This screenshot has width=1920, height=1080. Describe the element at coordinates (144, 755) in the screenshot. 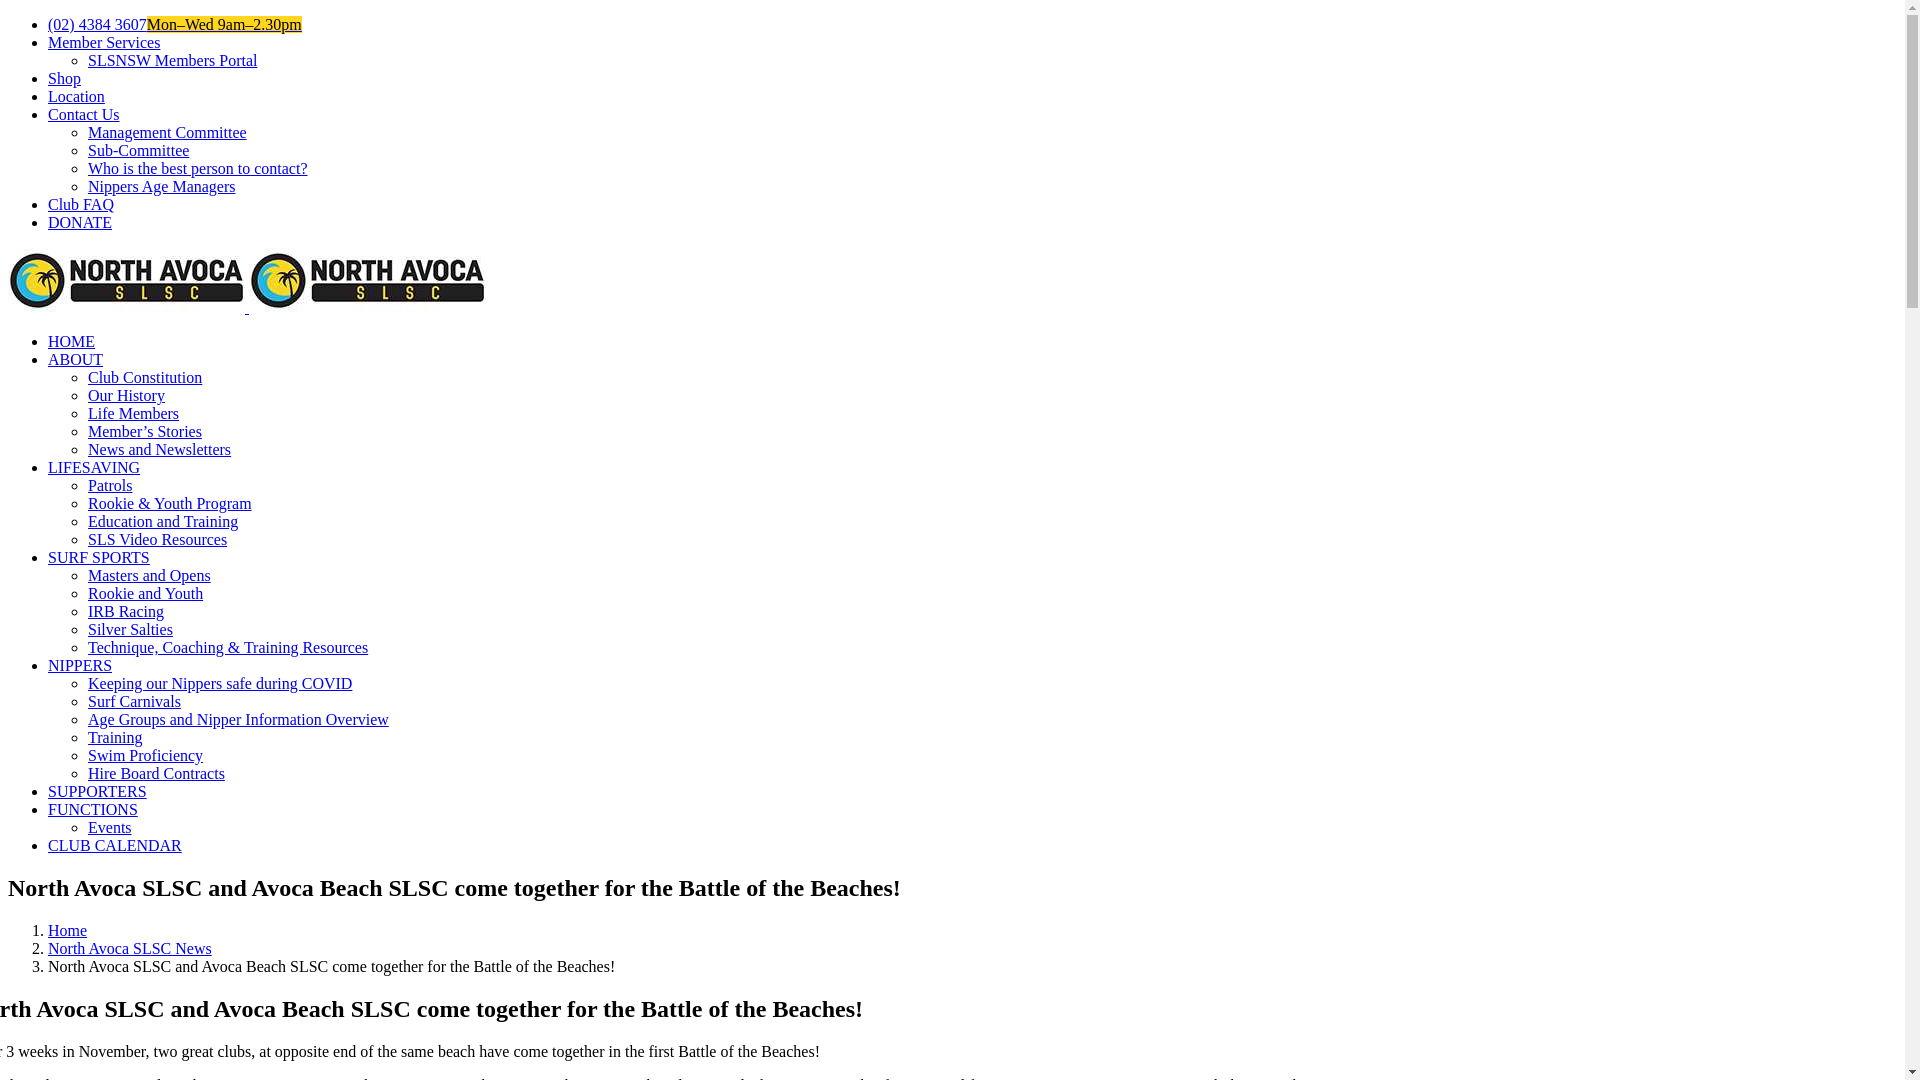

I see `'Swim Proficiency'` at that location.